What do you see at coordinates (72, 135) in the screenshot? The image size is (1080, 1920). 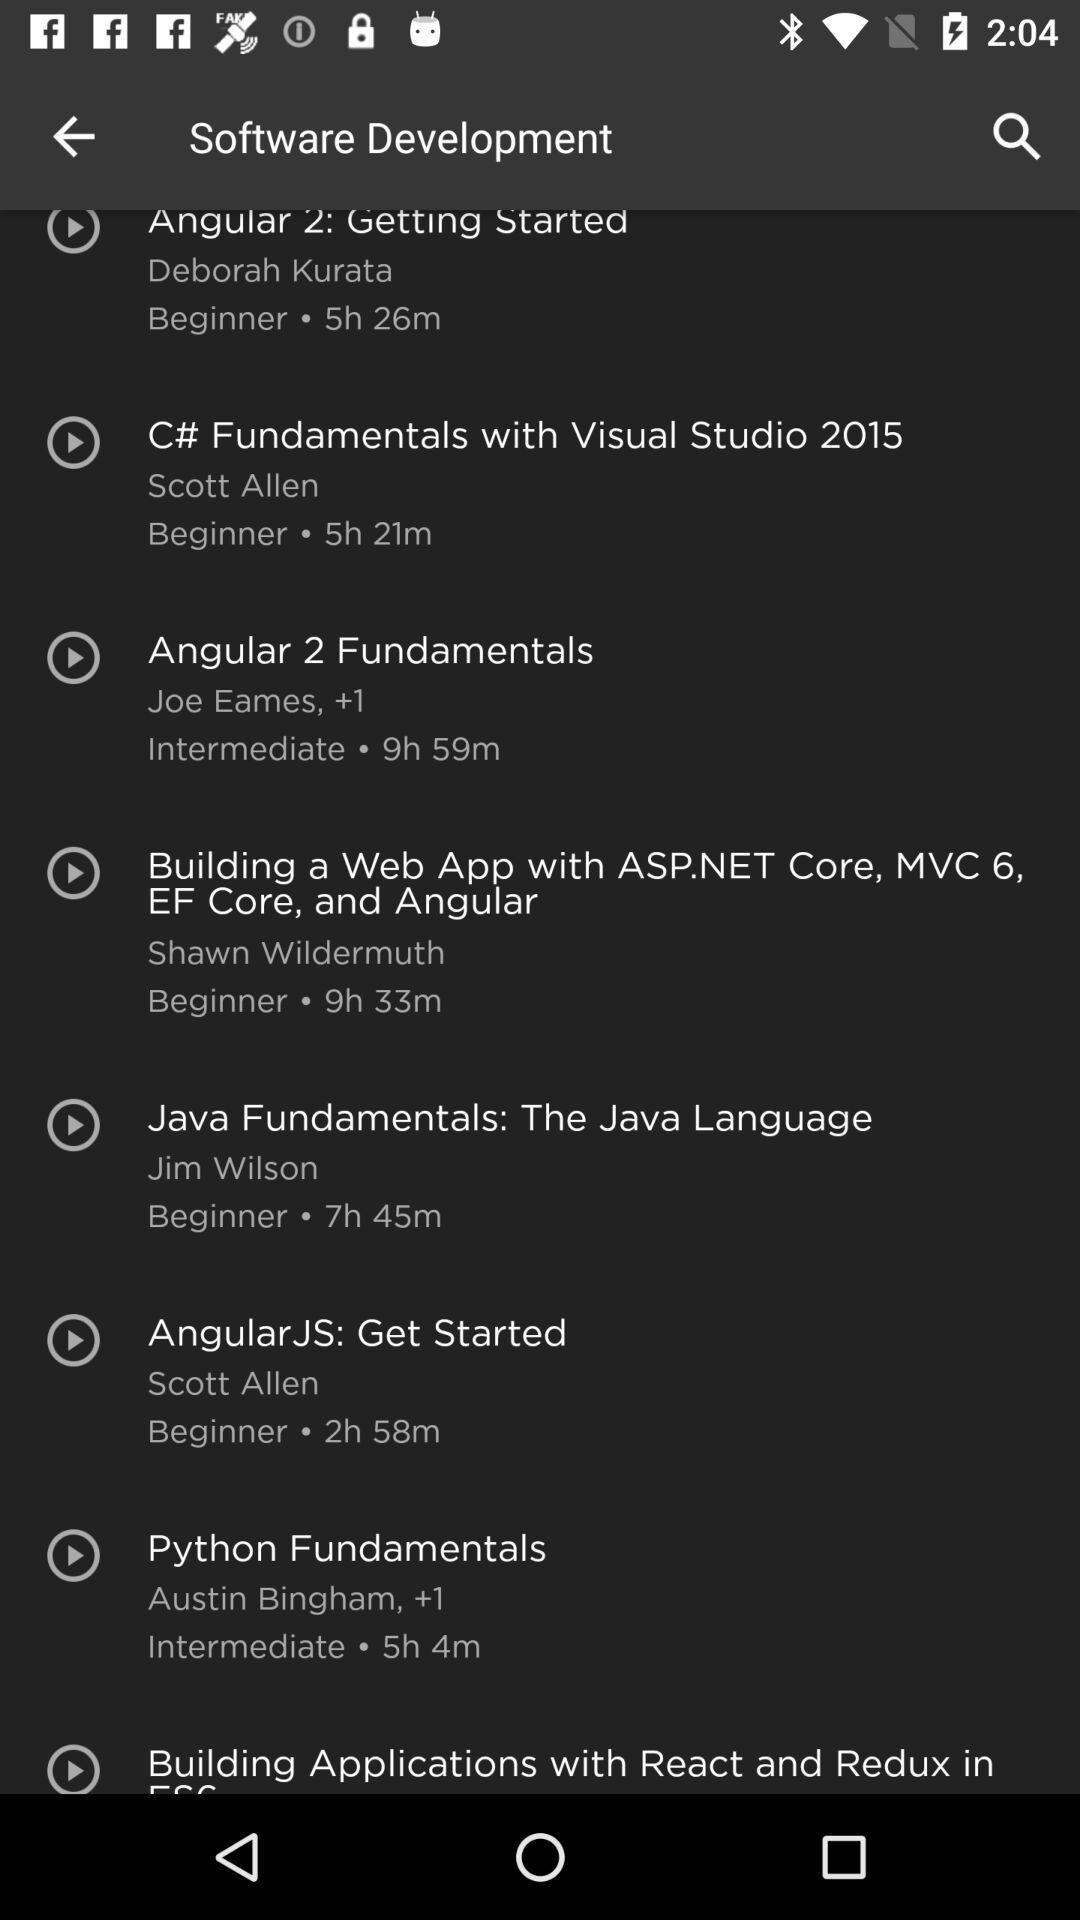 I see `the item next to the angular 2 getting item` at bounding box center [72, 135].